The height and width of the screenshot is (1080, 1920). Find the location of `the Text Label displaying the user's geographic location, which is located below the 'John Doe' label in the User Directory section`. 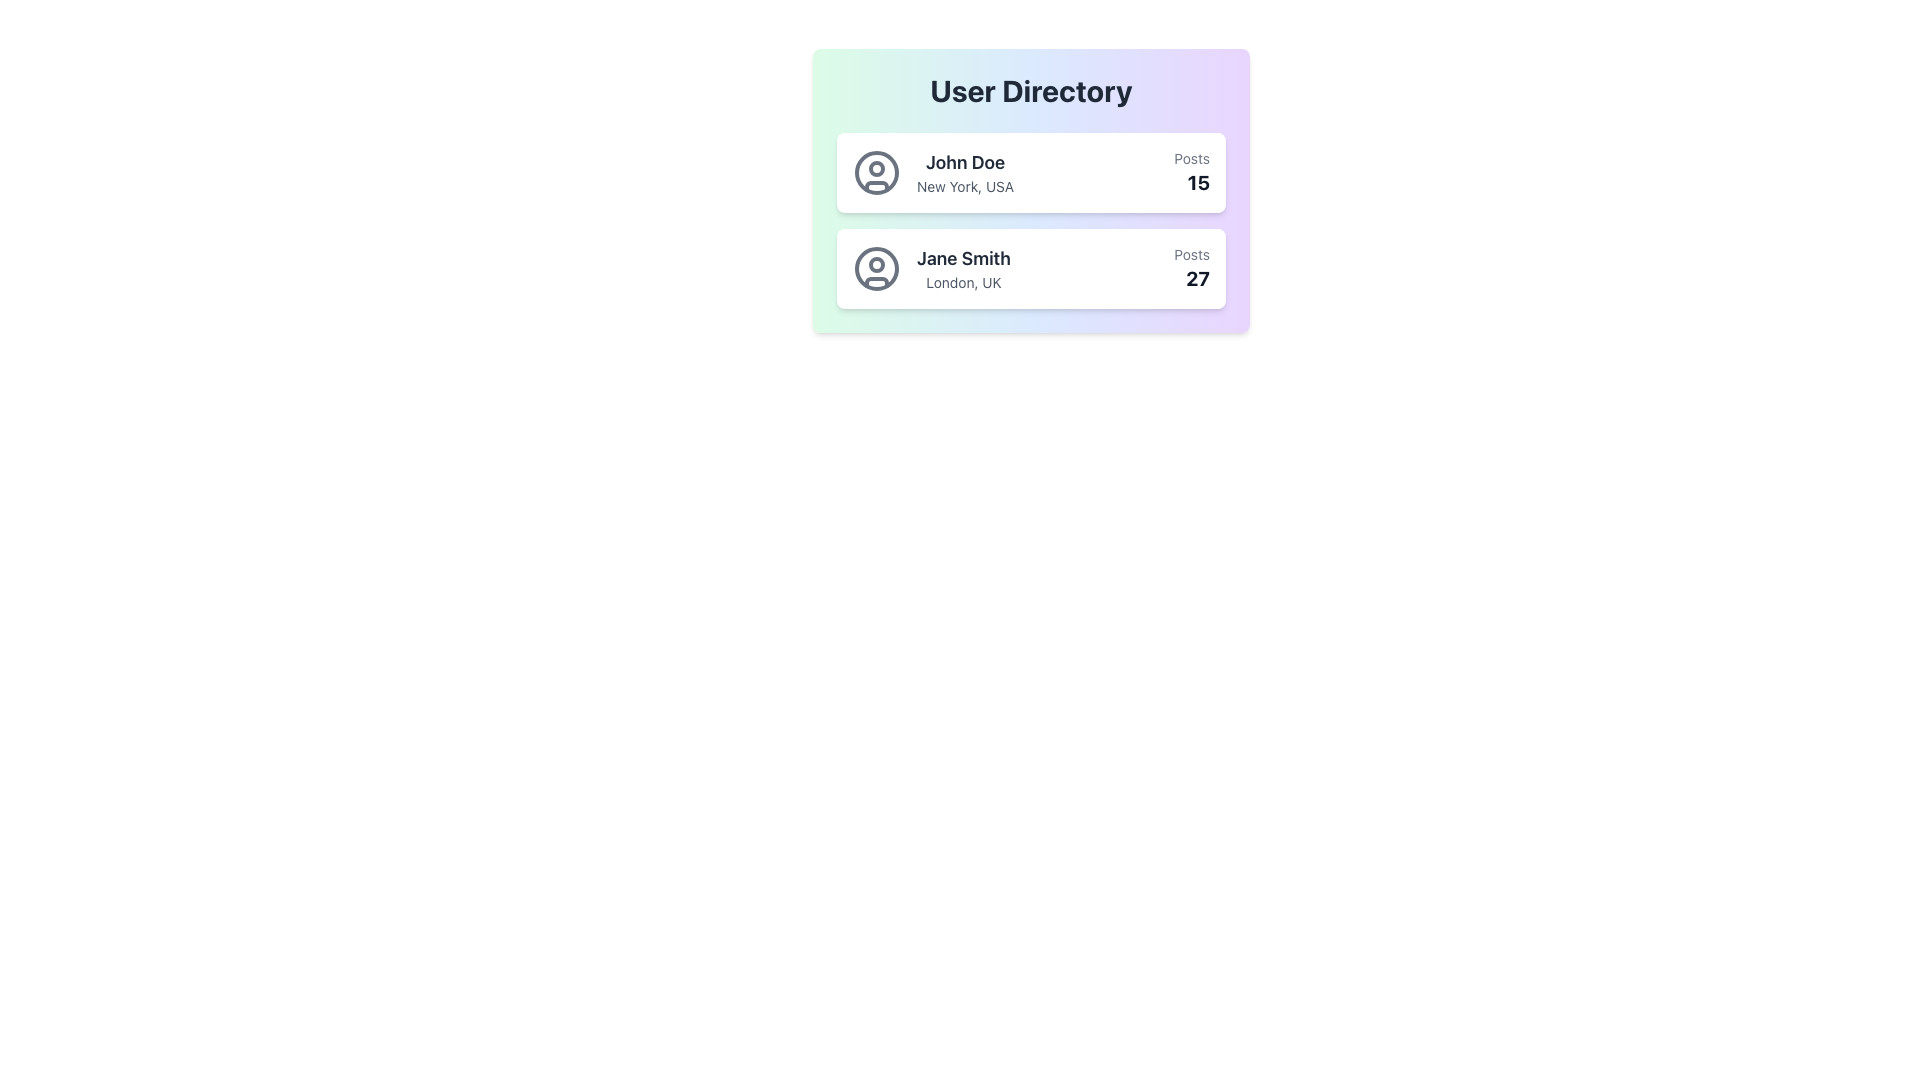

the Text Label displaying the user's geographic location, which is located below the 'John Doe' label in the User Directory section is located at coordinates (965, 186).